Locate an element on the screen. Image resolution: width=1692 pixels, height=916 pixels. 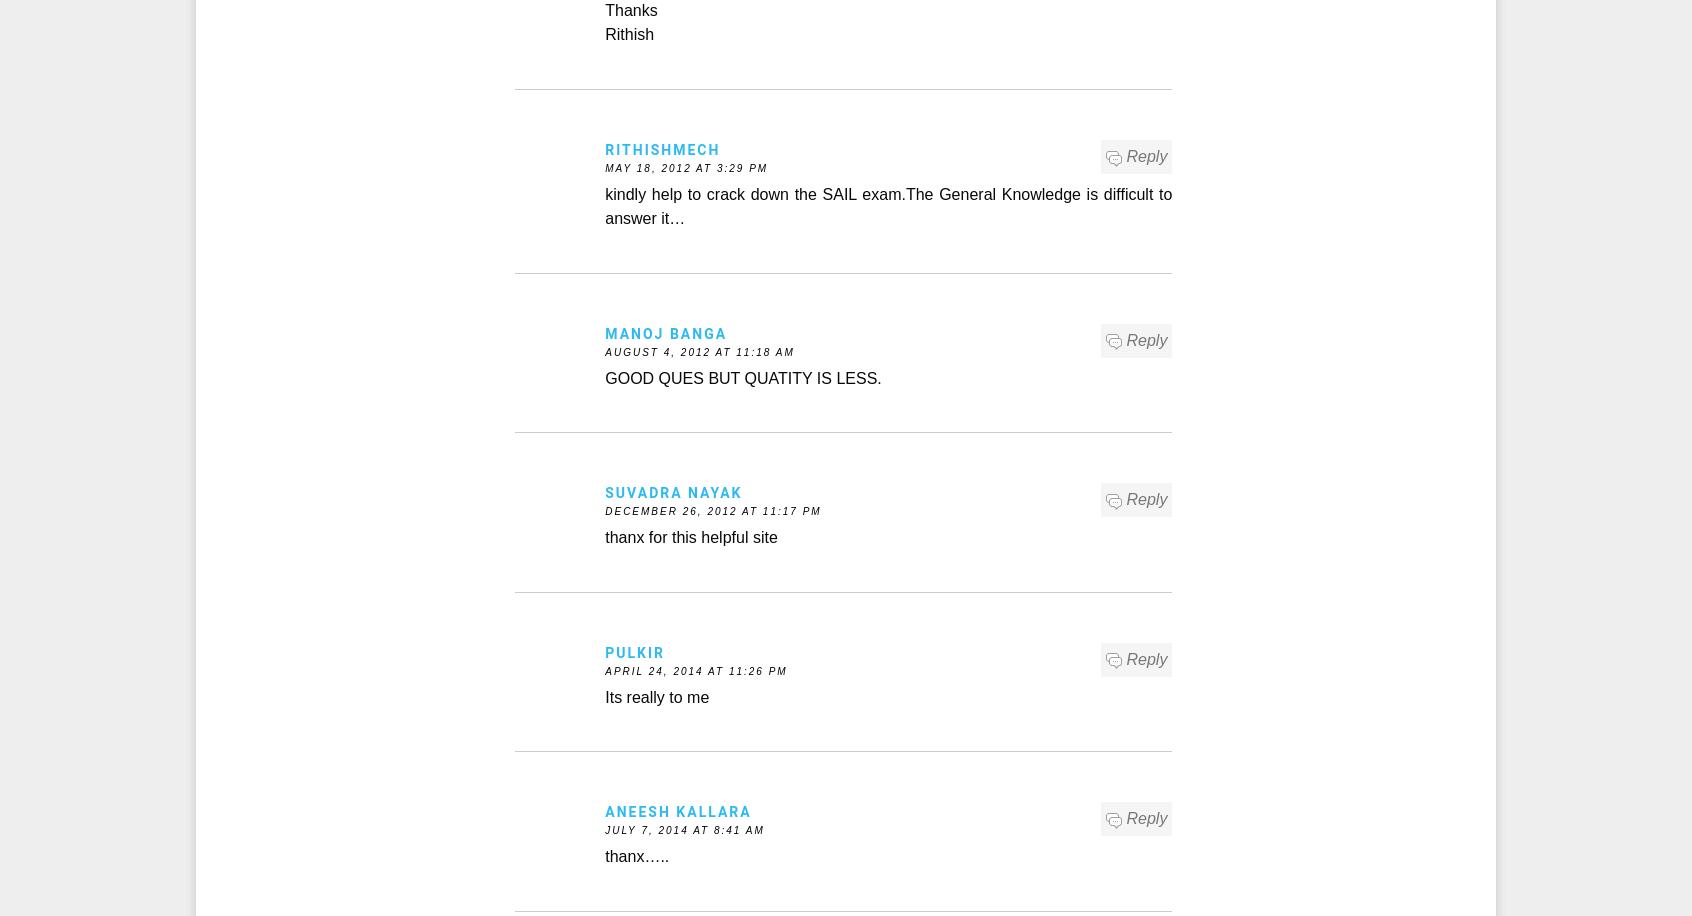
'Rithish' is located at coordinates (628, 34).